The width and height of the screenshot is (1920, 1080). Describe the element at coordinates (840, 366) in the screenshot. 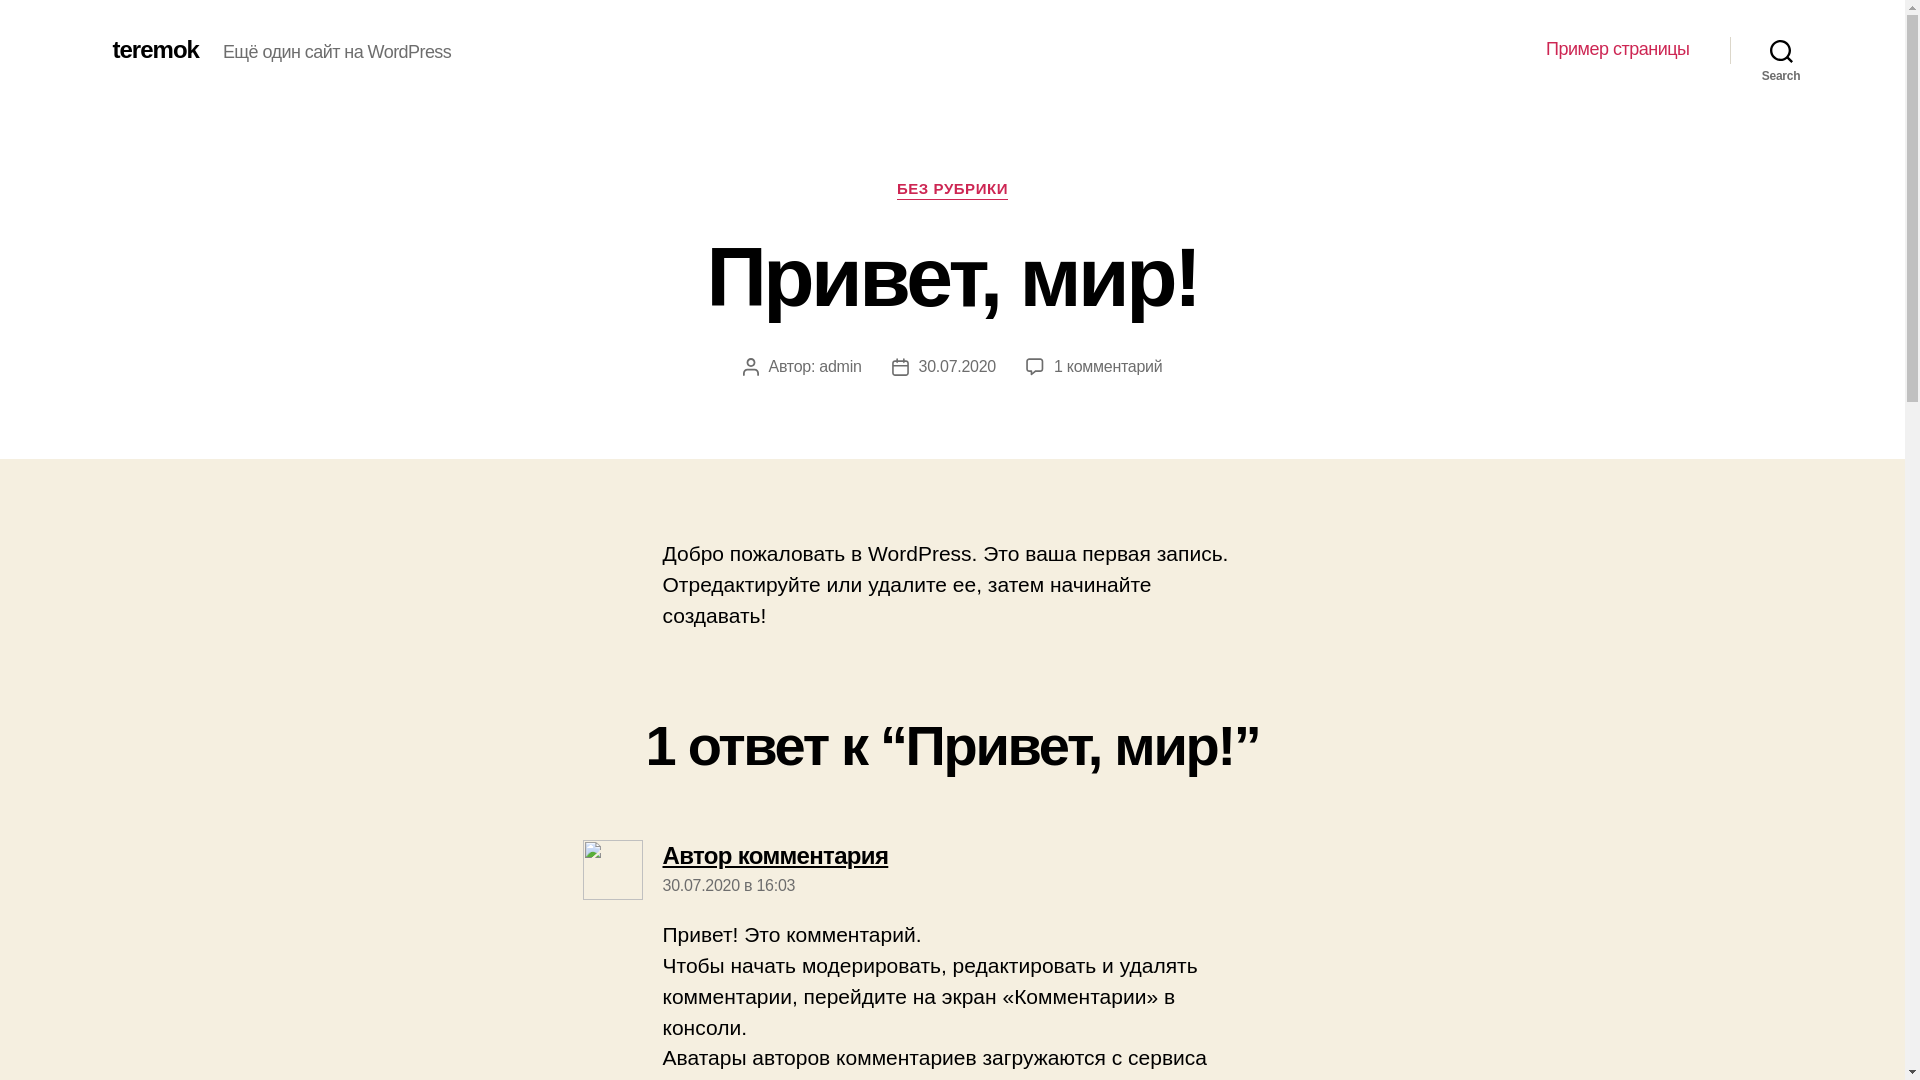

I see `'admin'` at that location.